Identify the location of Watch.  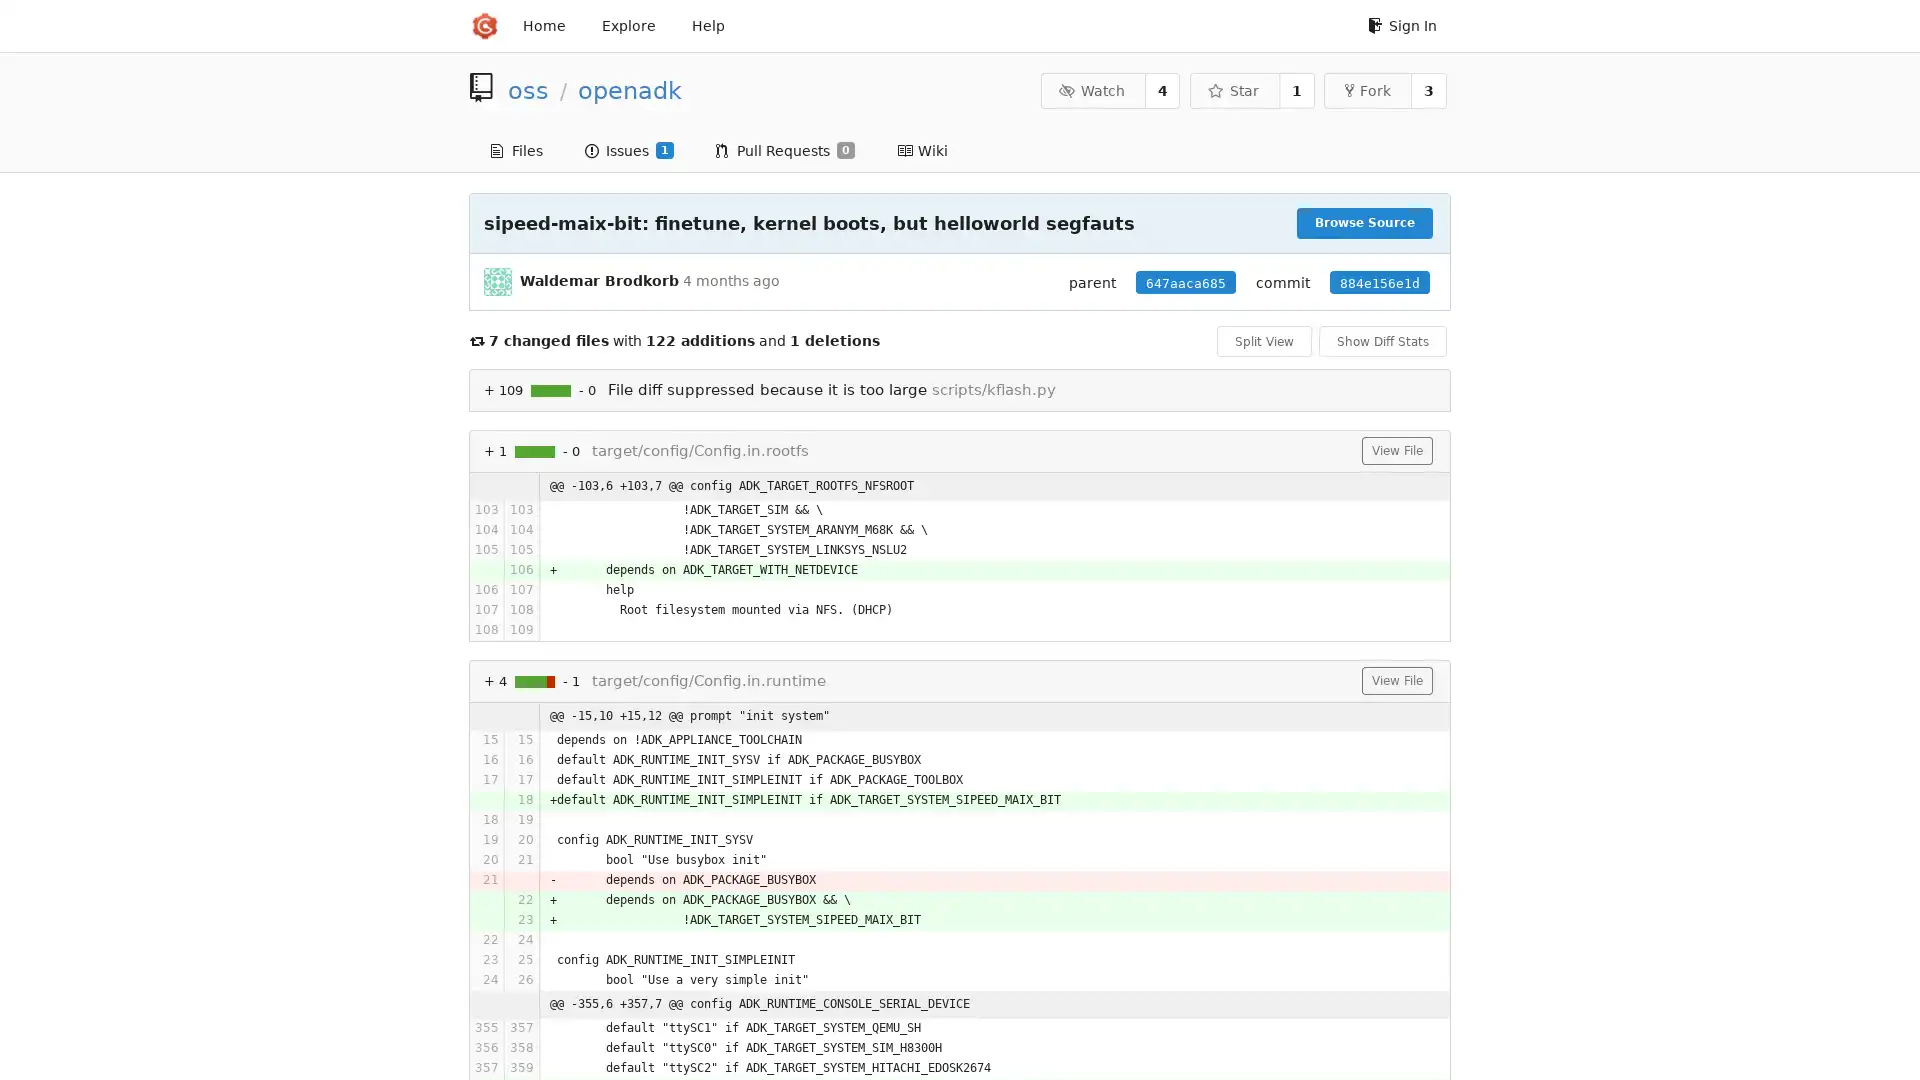
(1092, 91).